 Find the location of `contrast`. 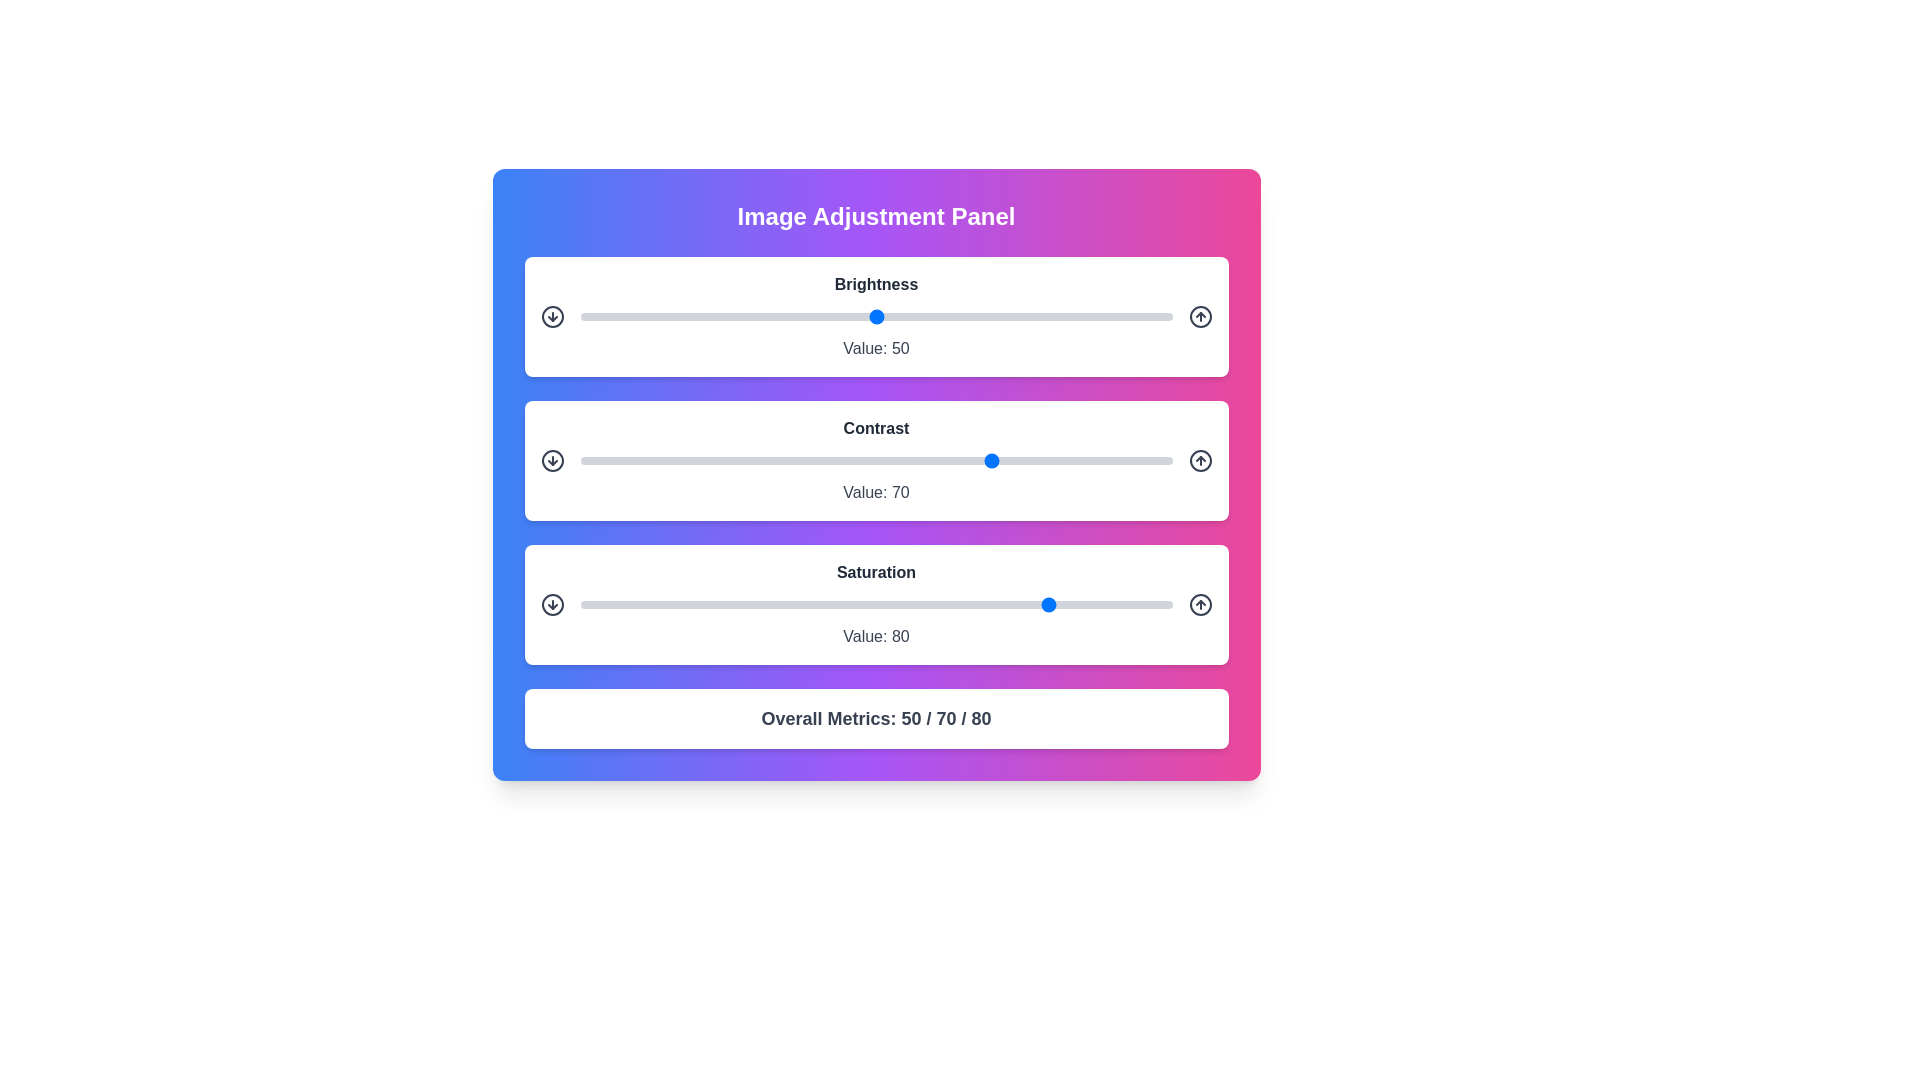

contrast is located at coordinates (1125, 461).